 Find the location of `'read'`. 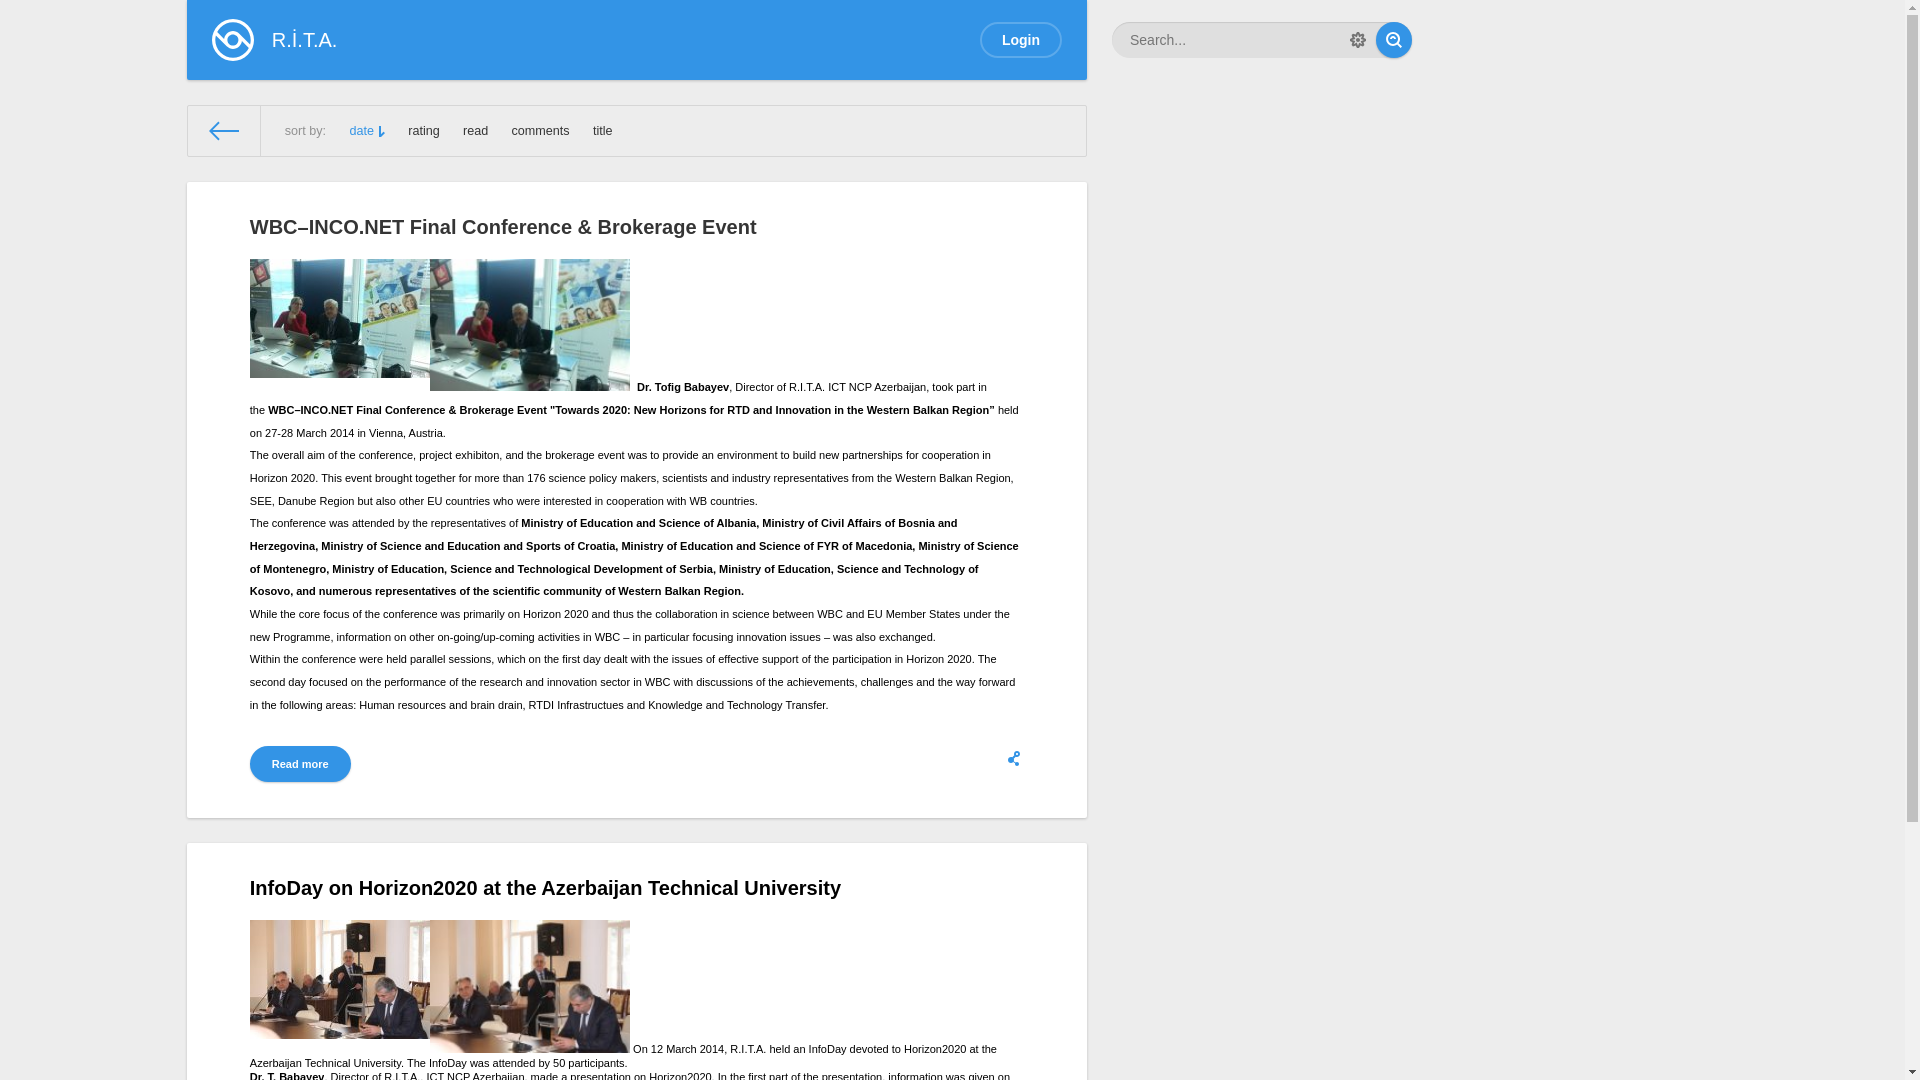

'read' is located at coordinates (474, 131).